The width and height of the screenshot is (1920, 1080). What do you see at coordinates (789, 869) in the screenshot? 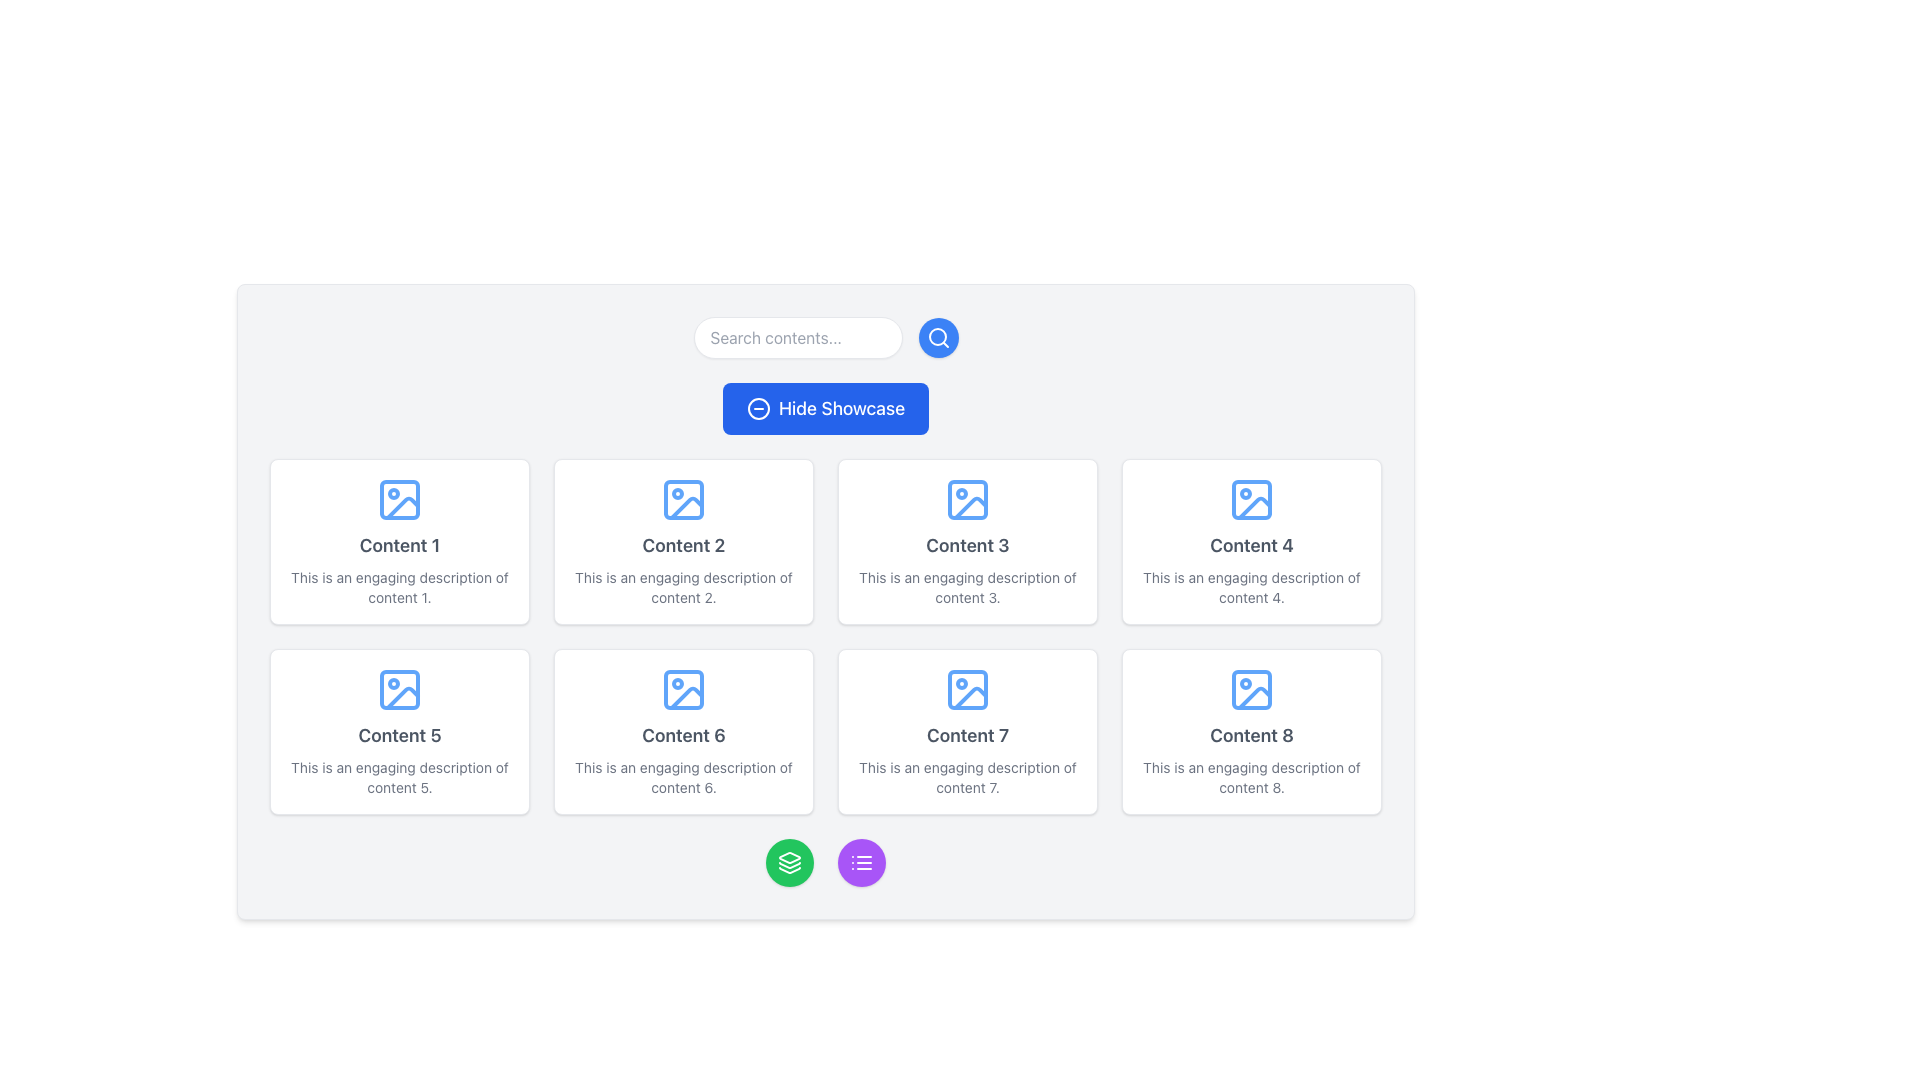
I see `the third layer of the stacked icon representing layers, located near the bottom-left corner of the layout` at bounding box center [789, 869].